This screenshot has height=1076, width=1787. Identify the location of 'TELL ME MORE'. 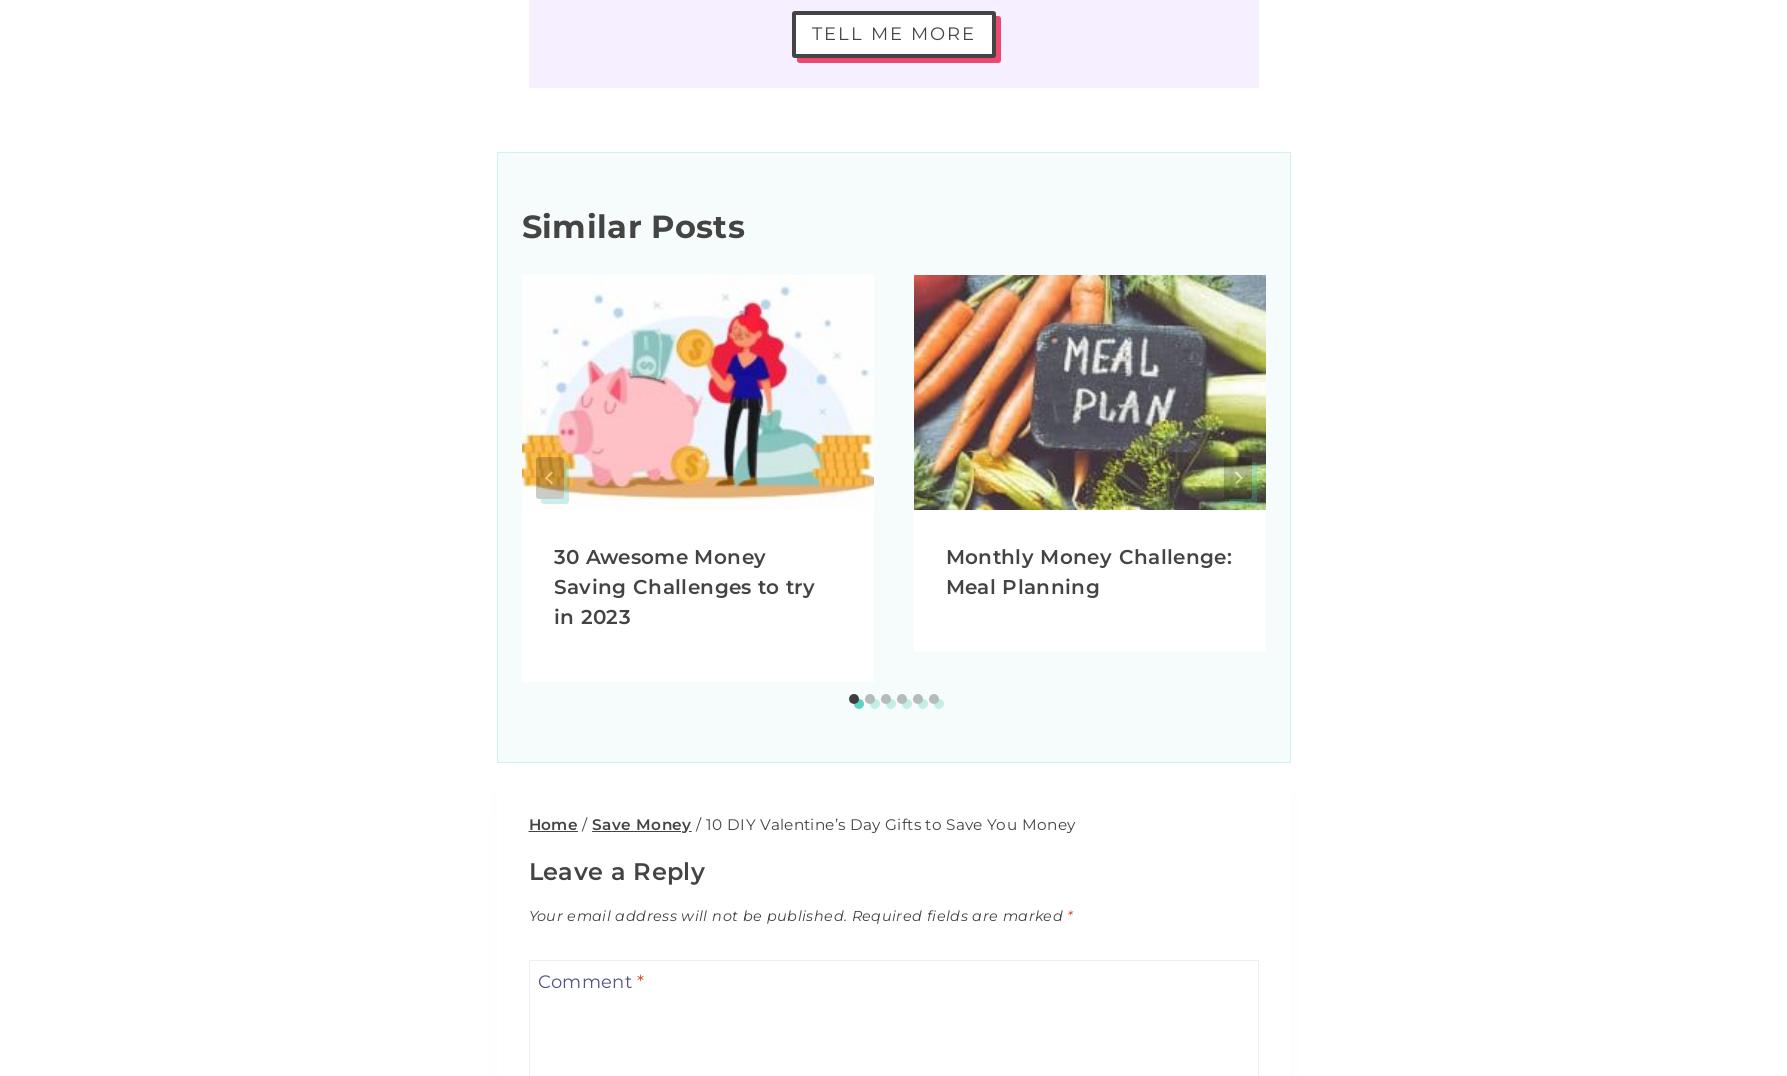
(892, 33).